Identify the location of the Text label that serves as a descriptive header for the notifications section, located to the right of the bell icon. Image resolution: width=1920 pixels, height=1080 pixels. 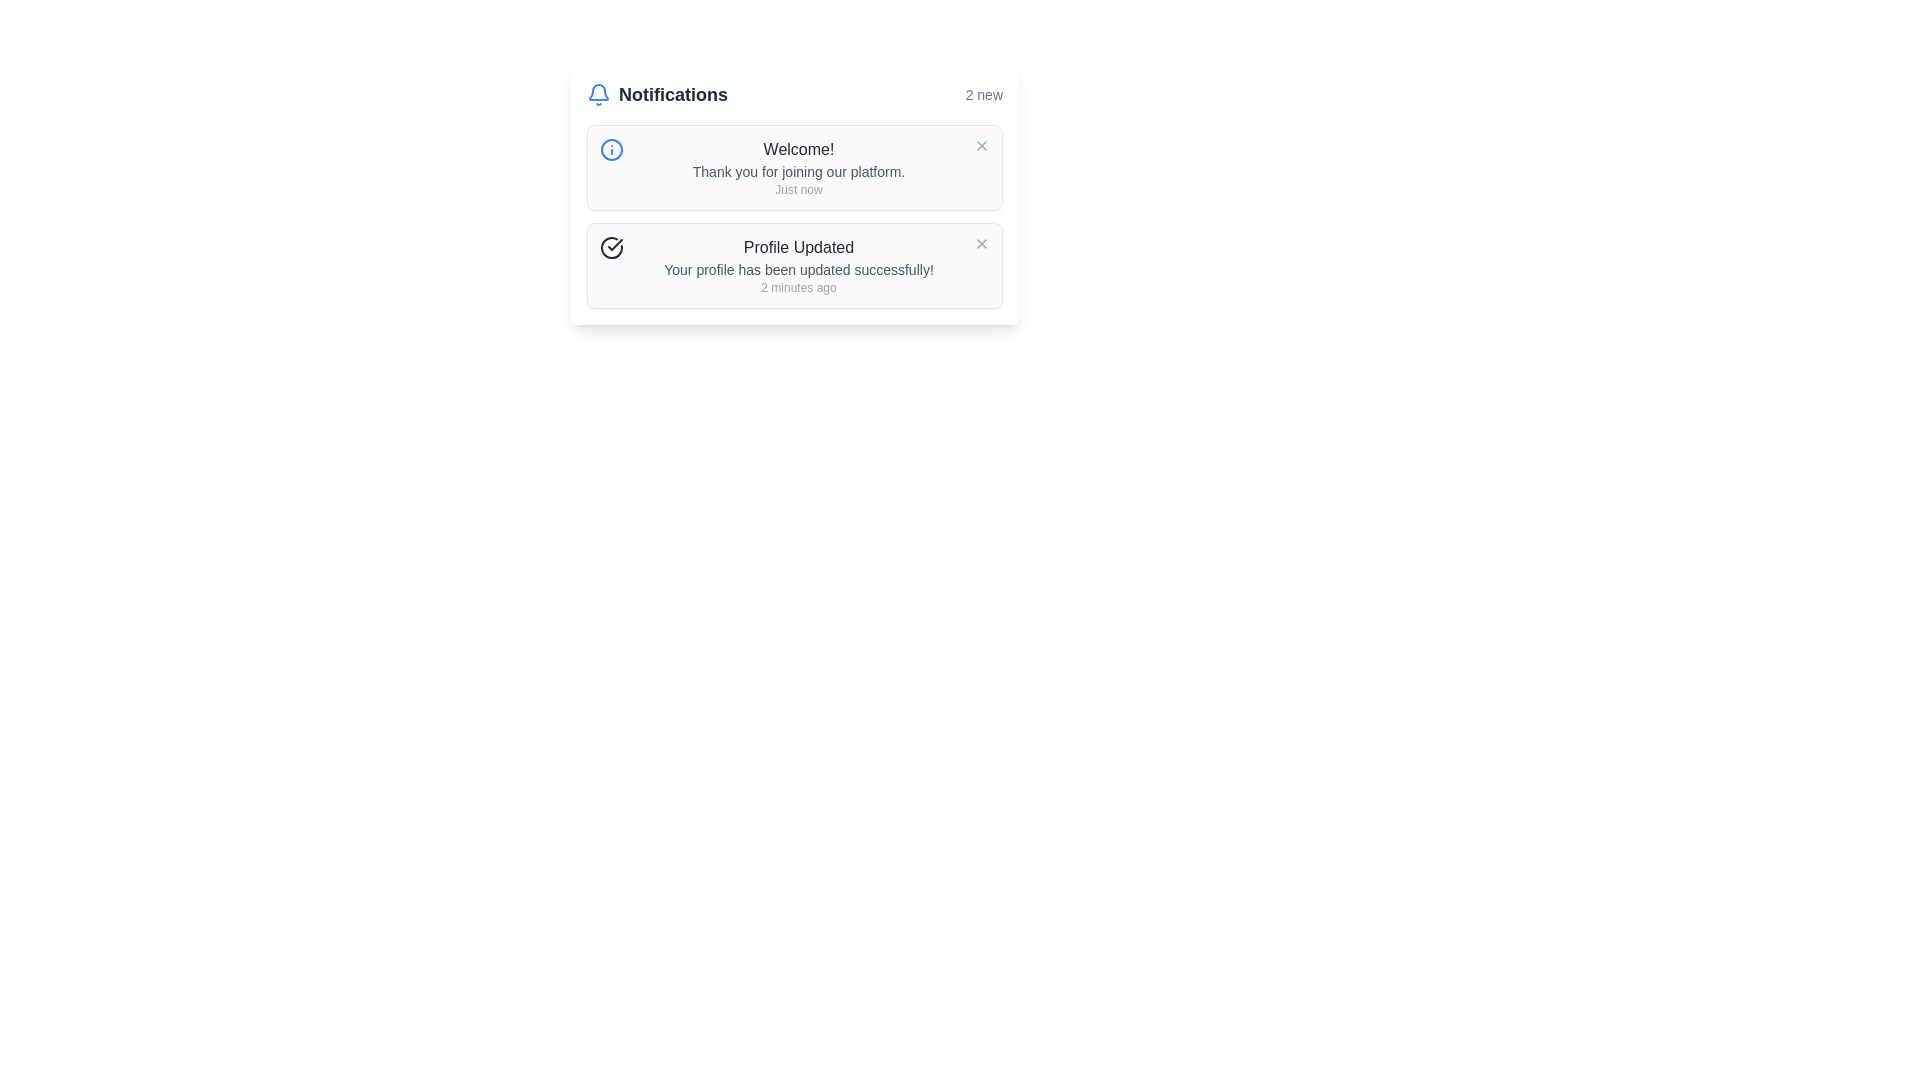
(673, 95).